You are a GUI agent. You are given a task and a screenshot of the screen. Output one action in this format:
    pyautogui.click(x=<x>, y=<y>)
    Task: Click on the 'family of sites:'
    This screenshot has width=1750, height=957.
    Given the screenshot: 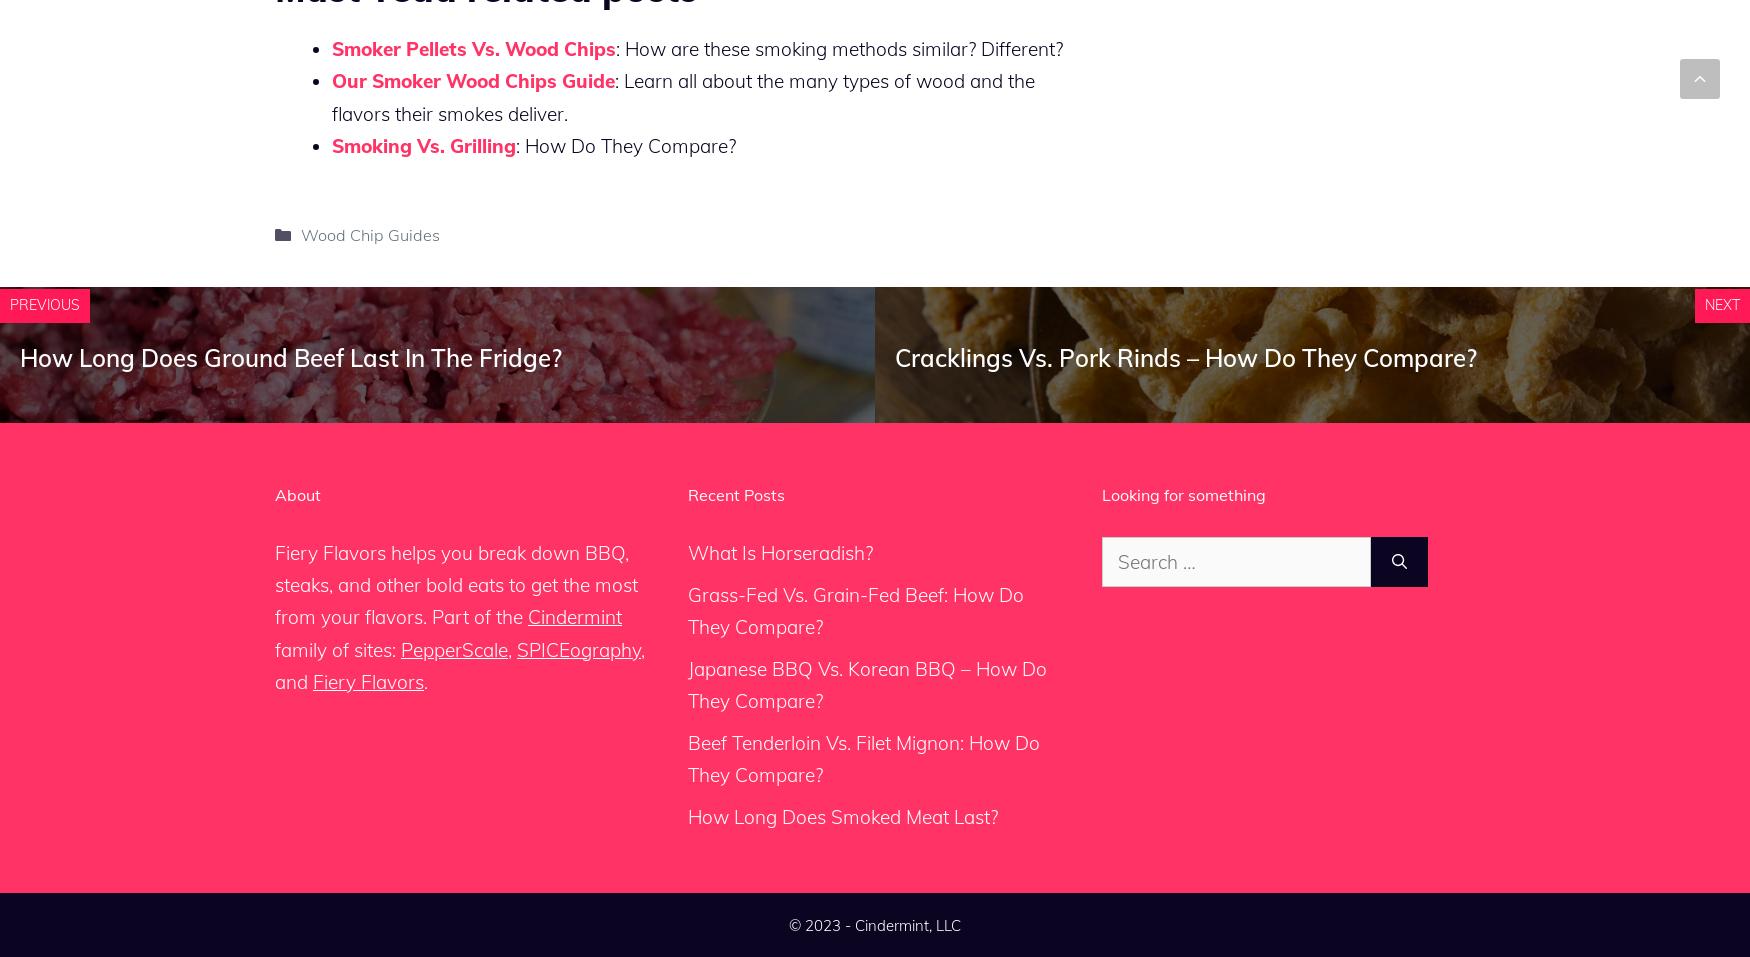 What is the action you would take?
    pyautogui.click(x=337, y=648)
    